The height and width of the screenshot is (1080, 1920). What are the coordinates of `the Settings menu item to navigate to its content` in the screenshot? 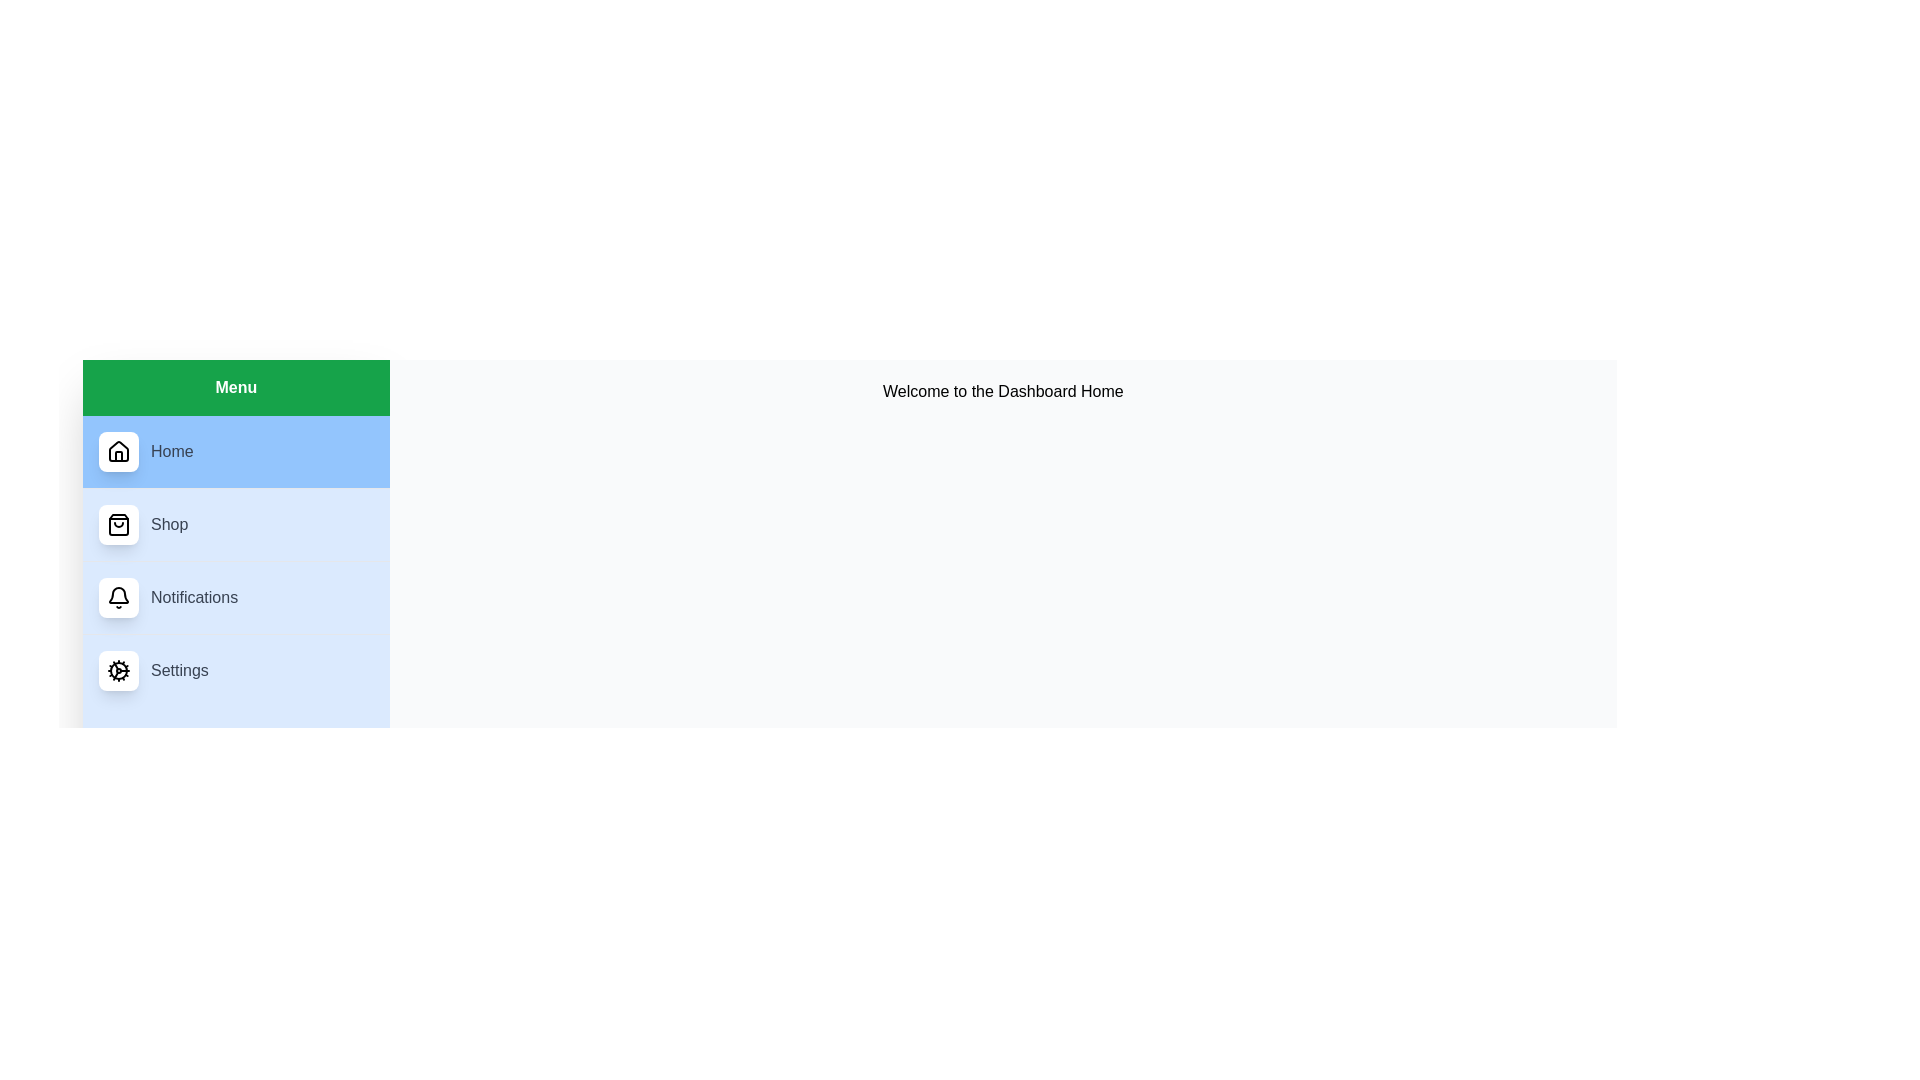 It's located at (235, 671).